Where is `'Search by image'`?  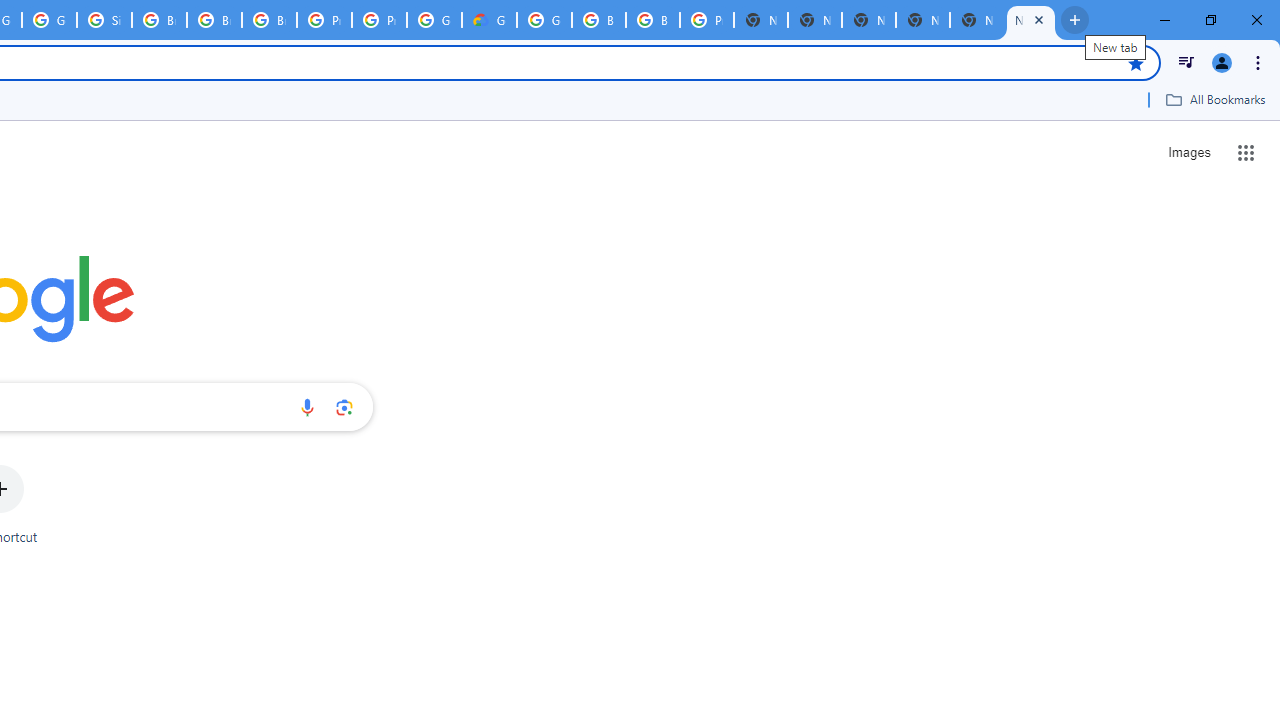 'Search by image' is located at coordinates (344, 406).